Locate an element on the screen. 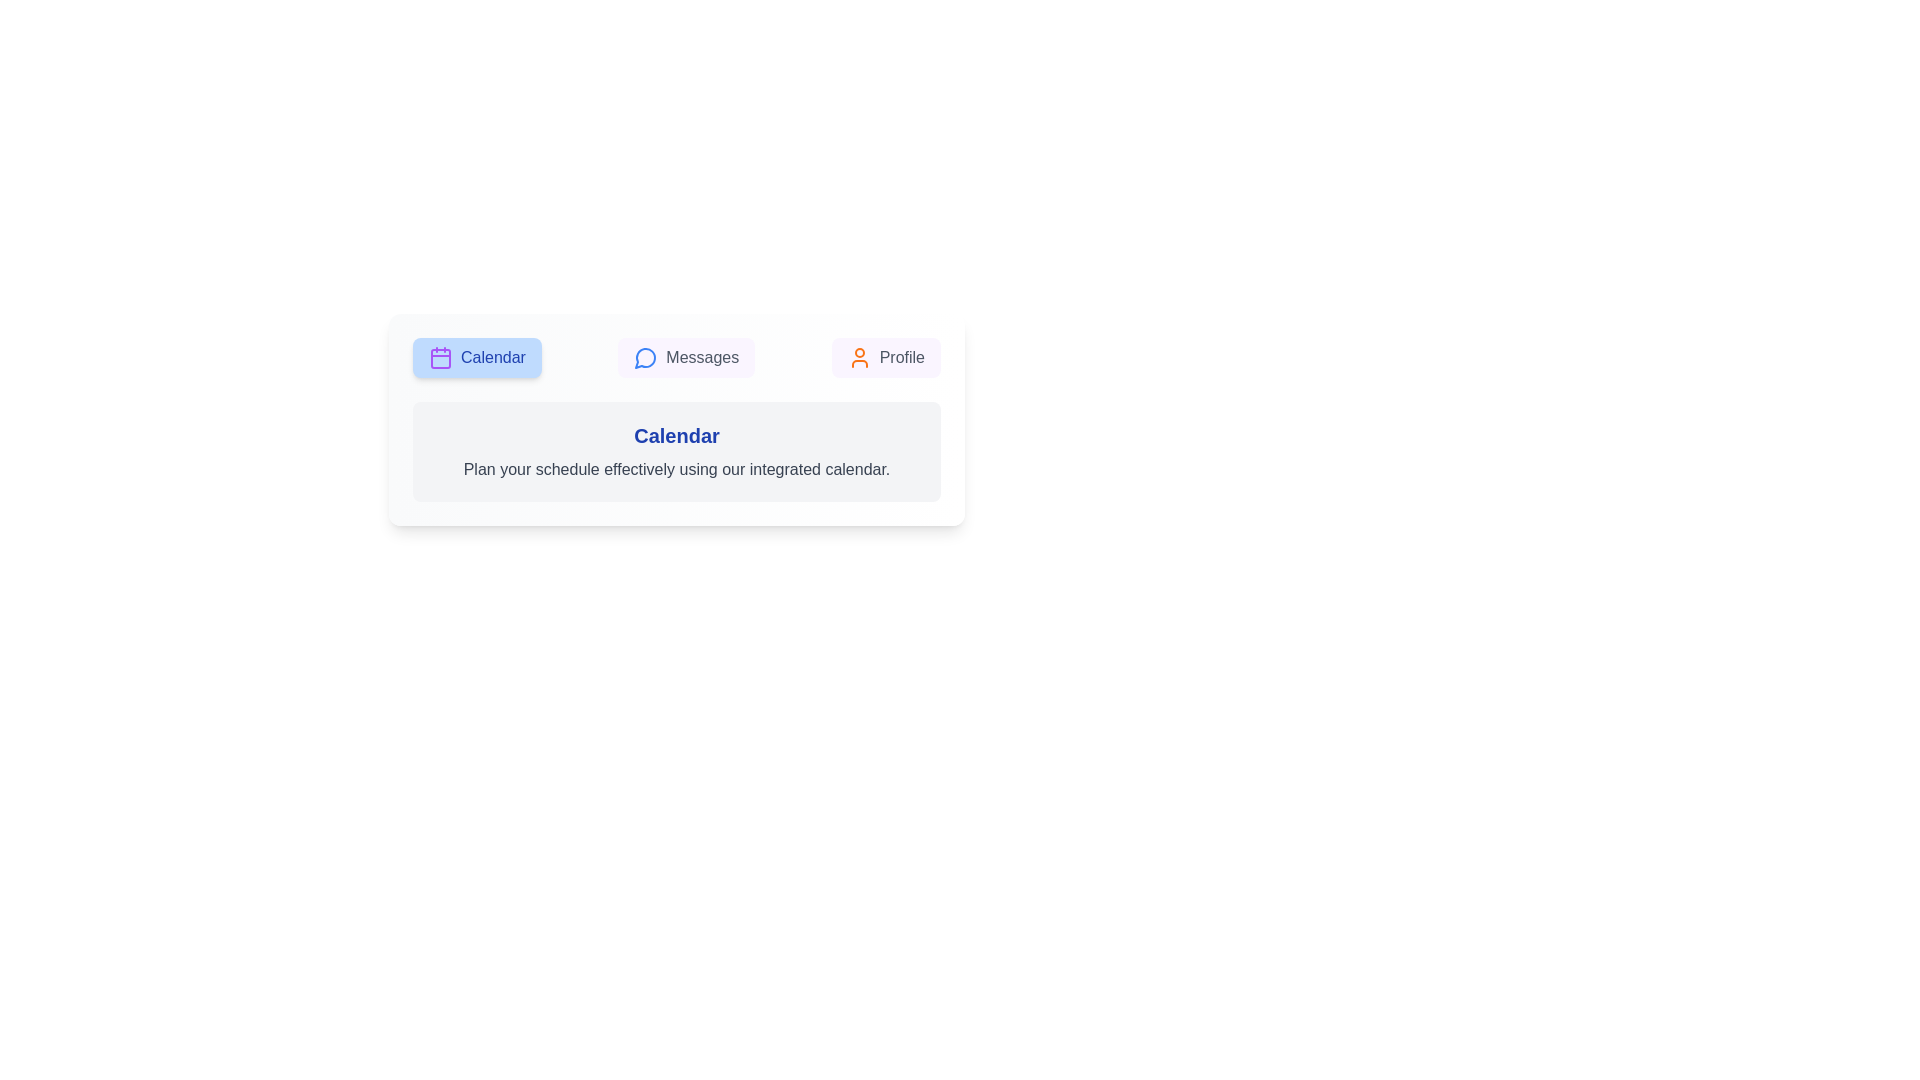 The image size is (1920, 1080). the Messages tab by clicking on its button is located at coordinates (686, 357).